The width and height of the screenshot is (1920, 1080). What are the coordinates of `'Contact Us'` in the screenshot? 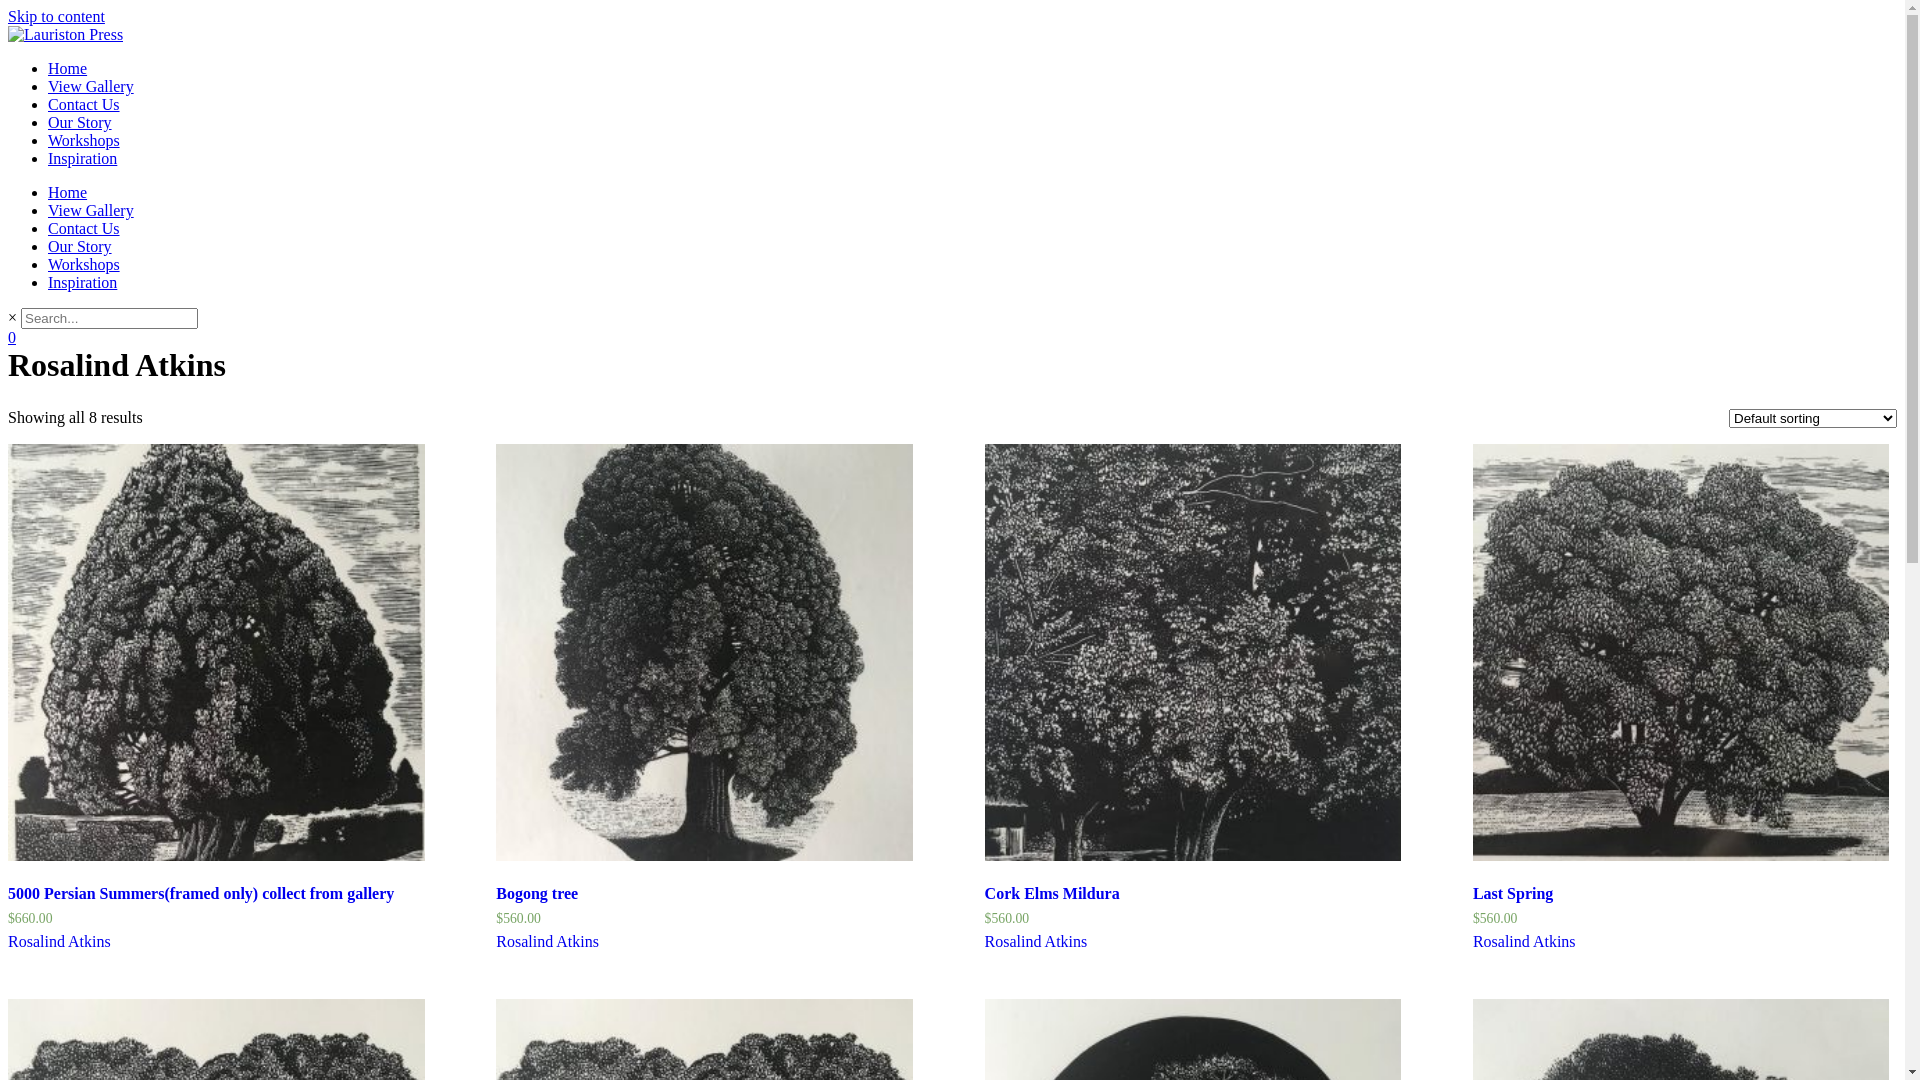 It's located at (82, 104).